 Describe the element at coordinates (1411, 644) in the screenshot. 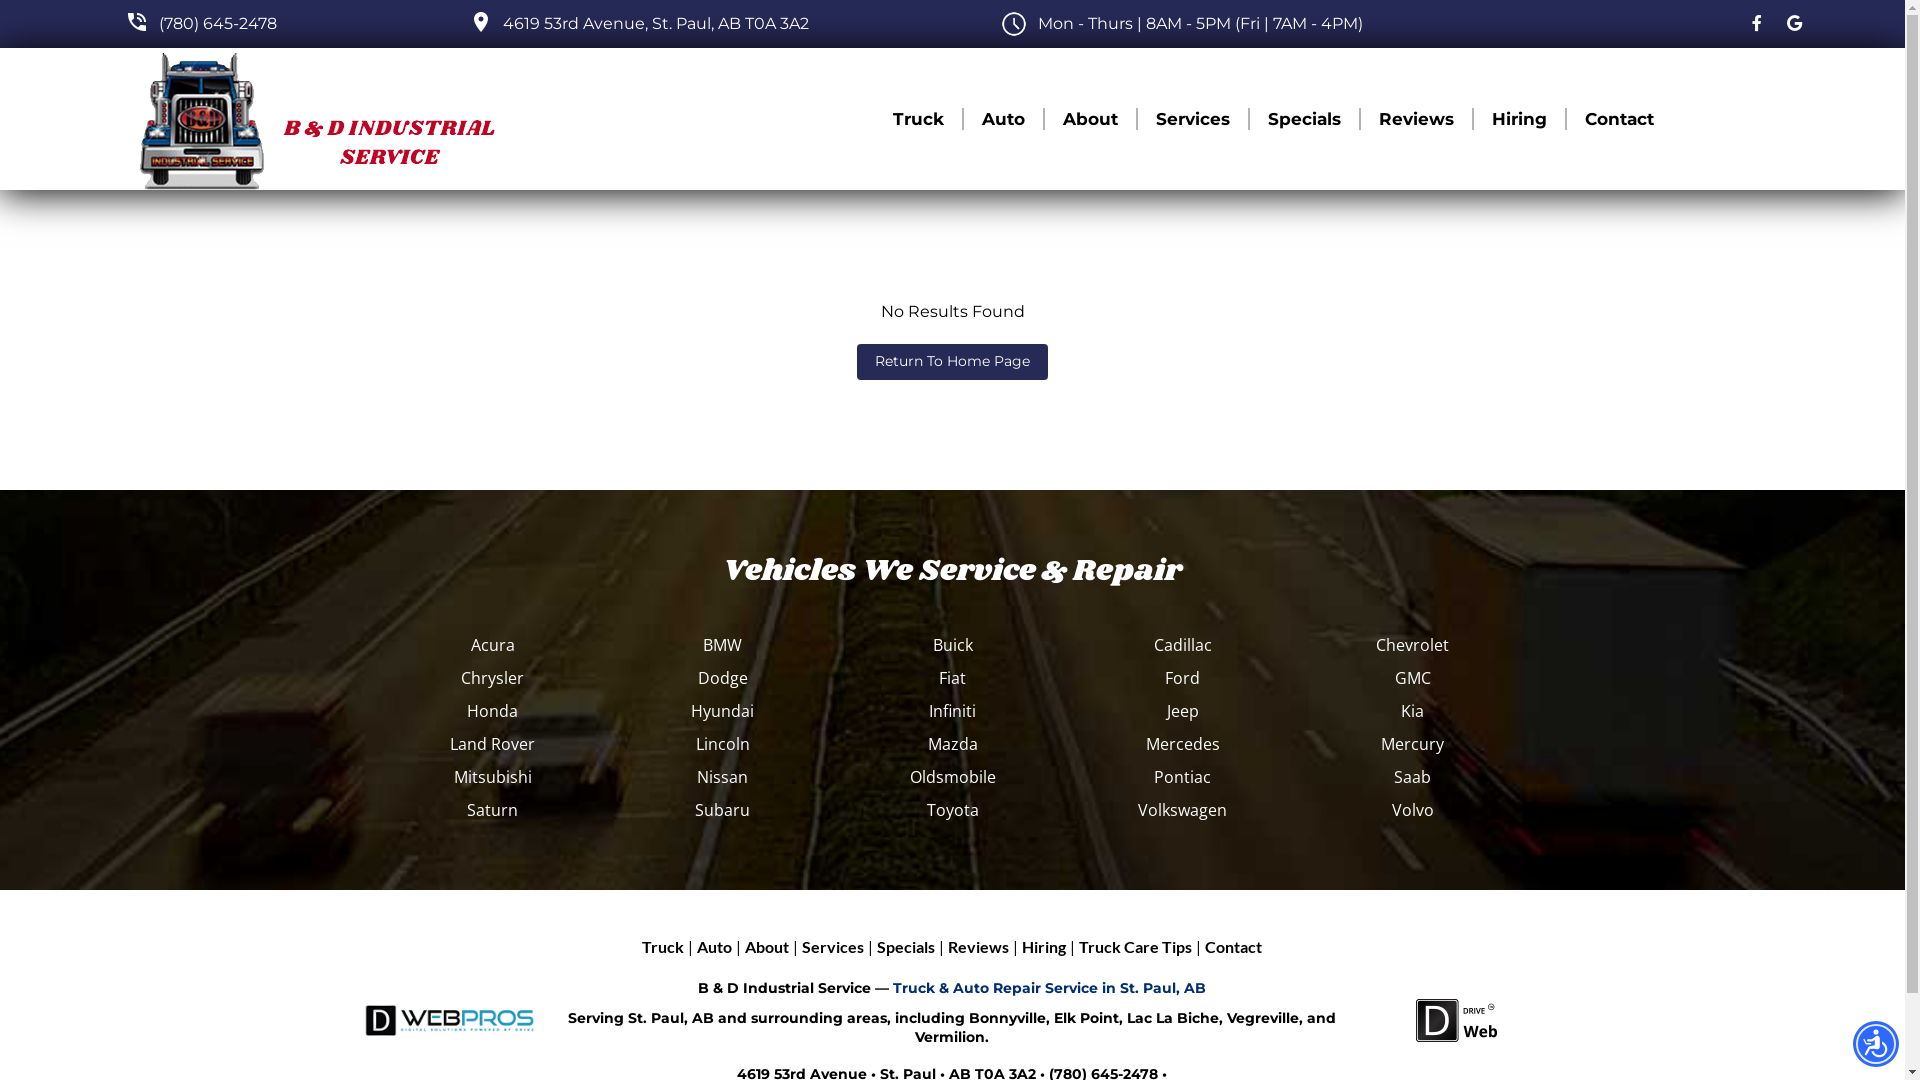

I see `'Chevrolet'` at that location.